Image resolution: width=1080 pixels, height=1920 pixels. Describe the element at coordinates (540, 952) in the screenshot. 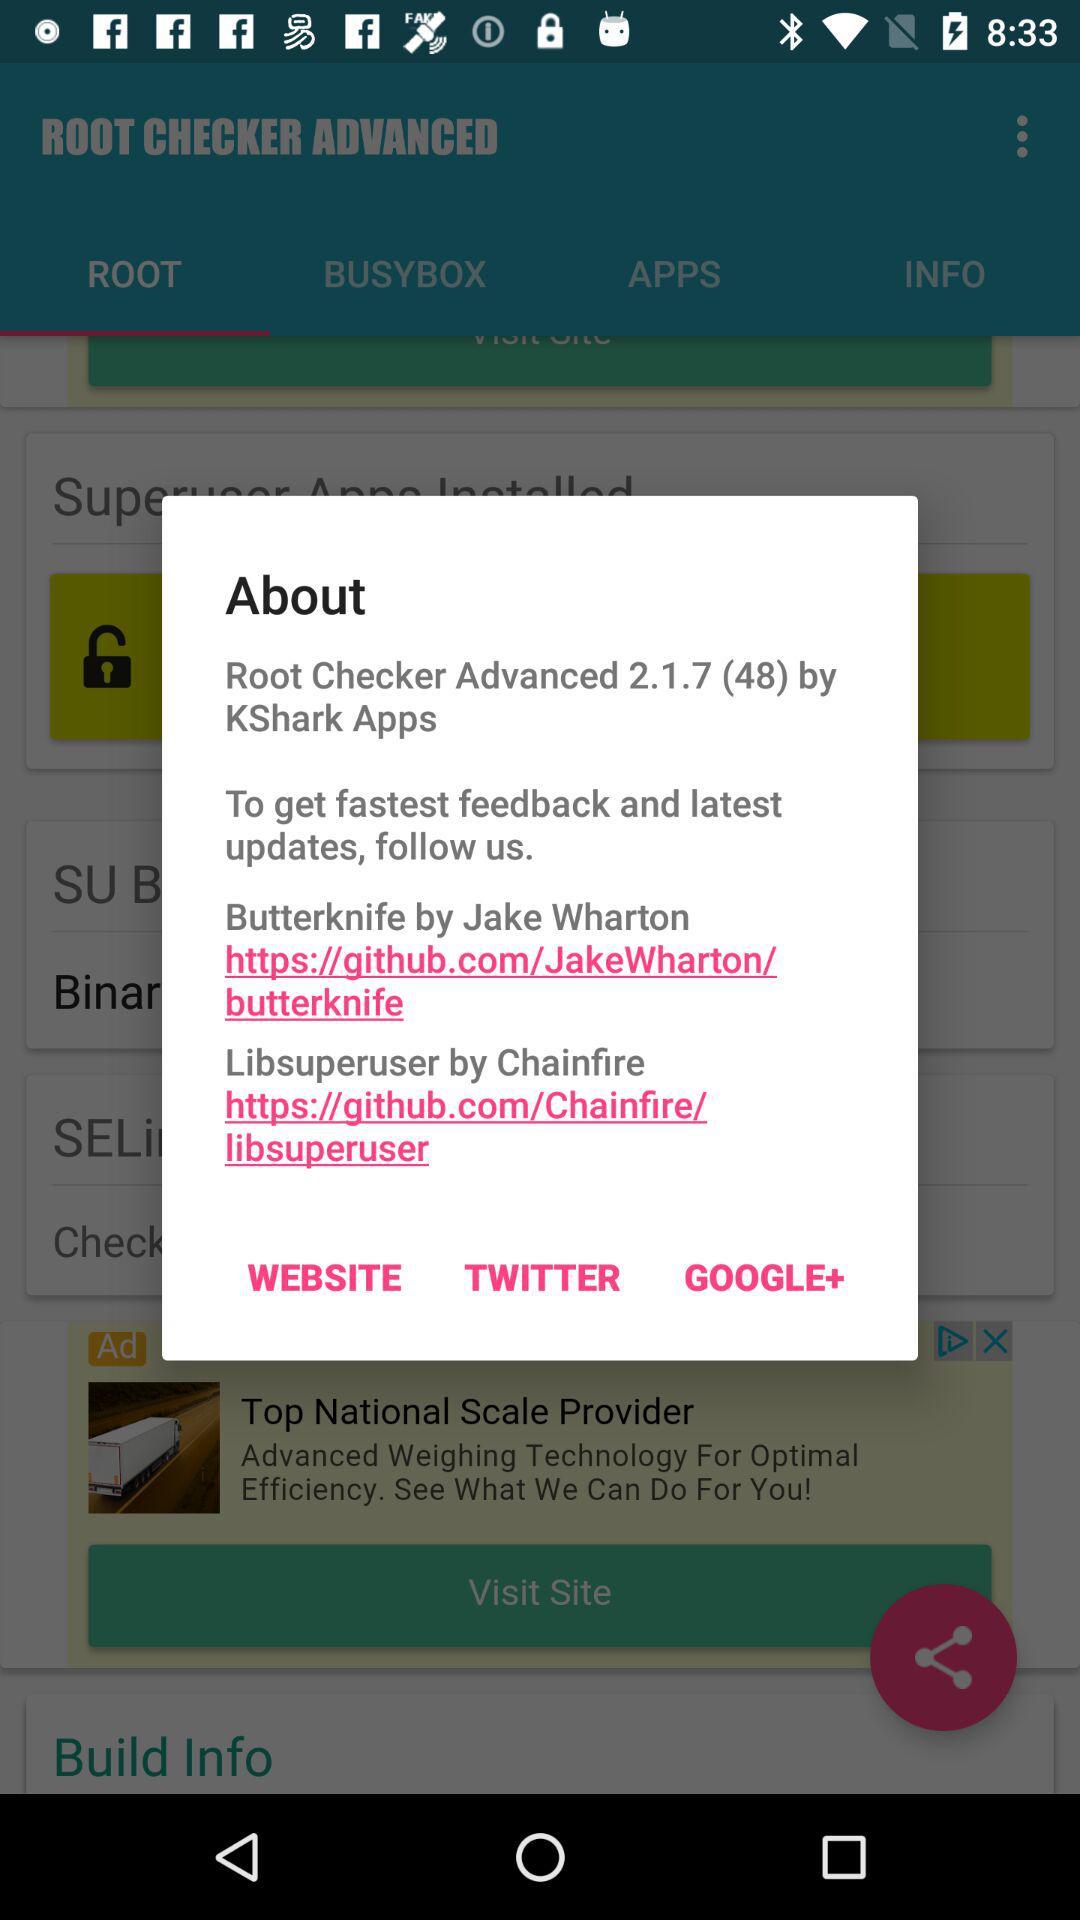

I see `icon below root checker advanced` at that location.